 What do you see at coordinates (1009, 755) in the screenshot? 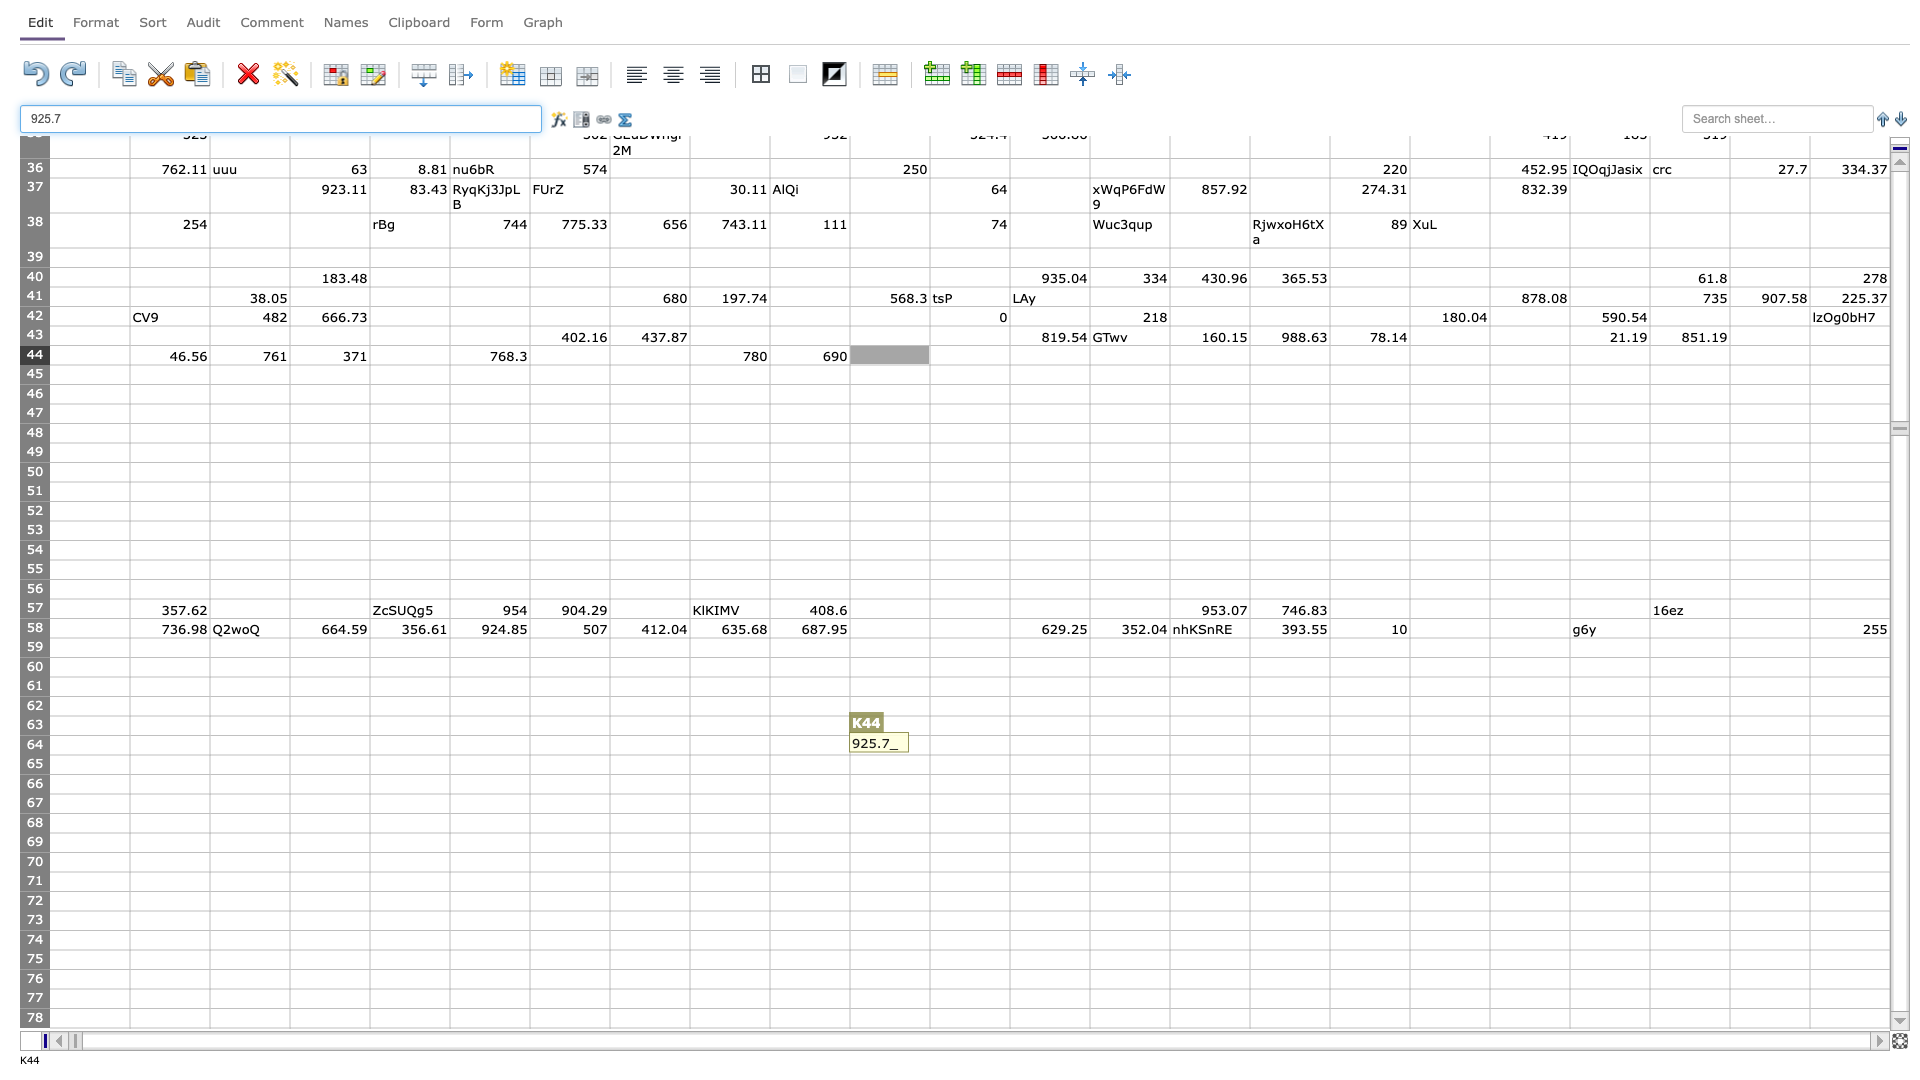
I see `bottom right corner of cell L64` at bounding box center [1009, 755].